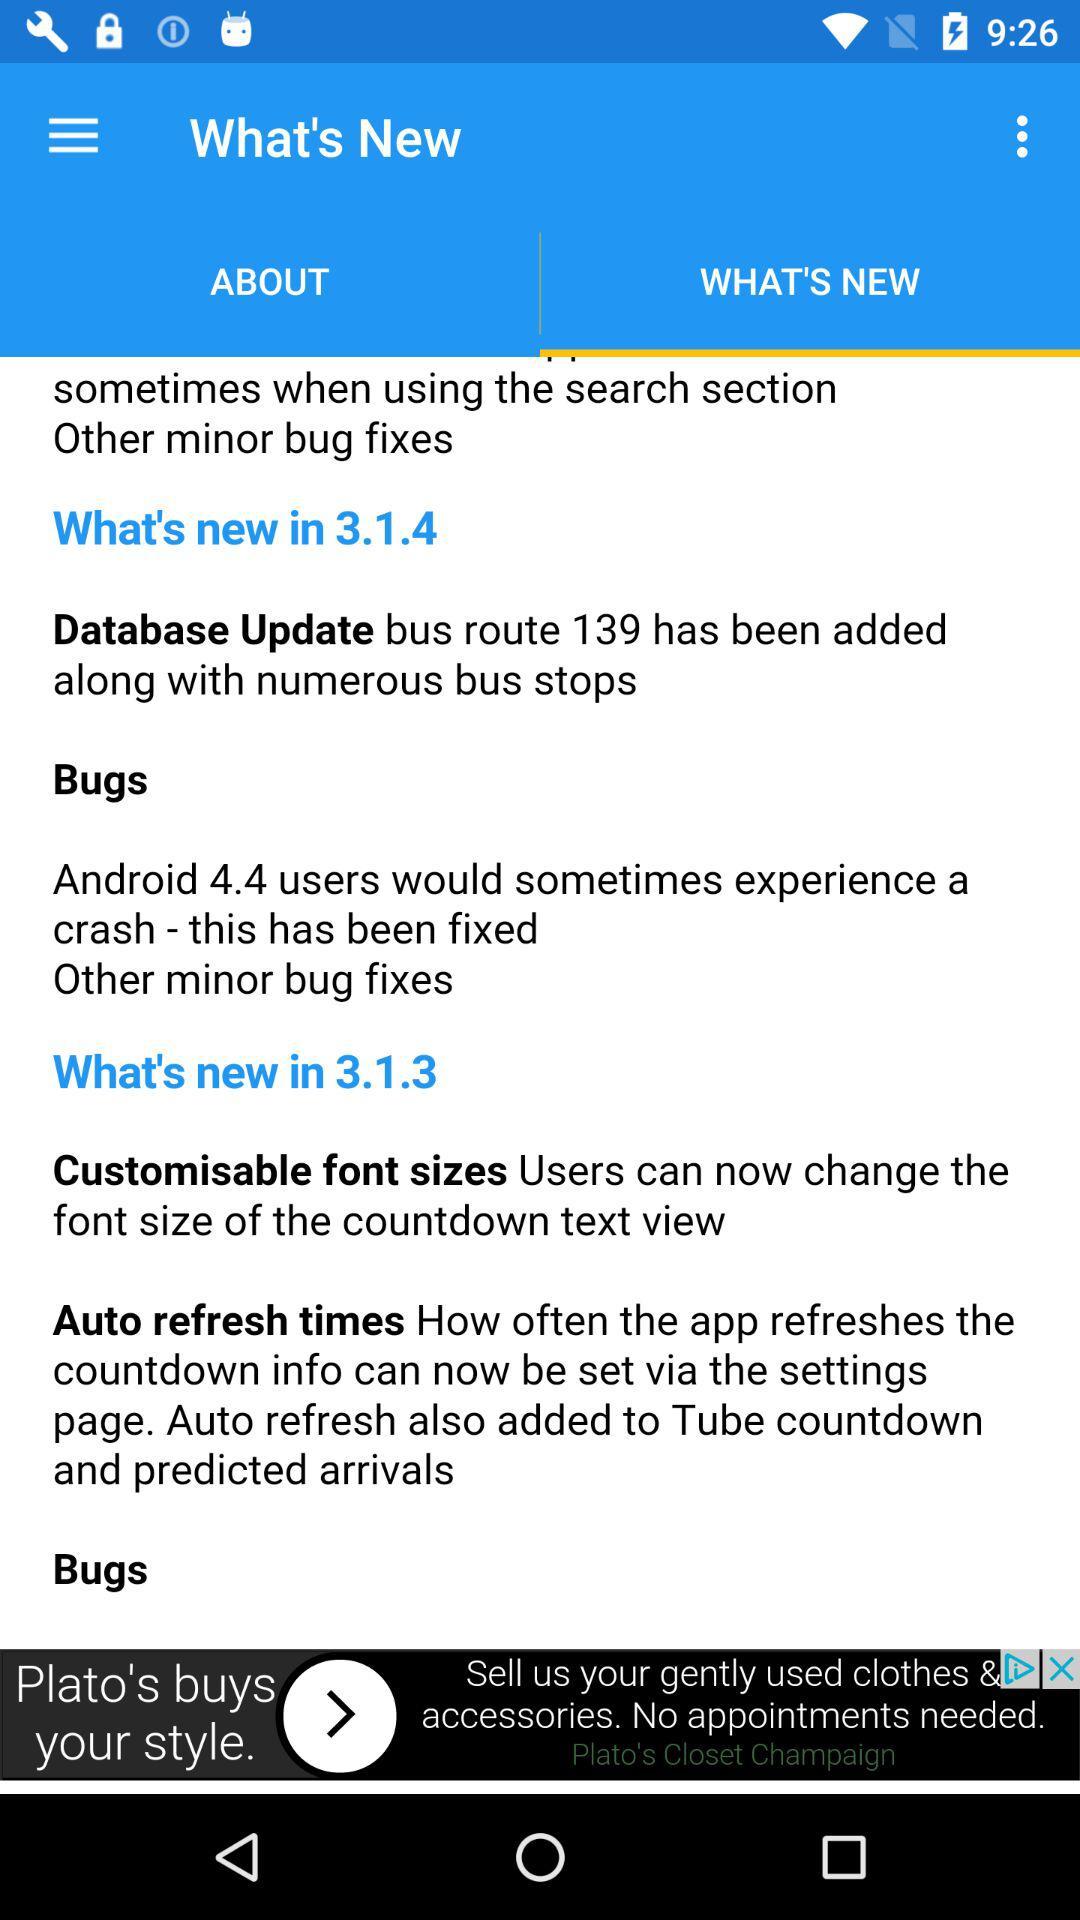 Image resolution: width=1080 pixels, height=1920 pixels. What do you see at coordinates (540, 1713) in the screenshot?
I see `open advertisement` at bounding box center [540, 1713].